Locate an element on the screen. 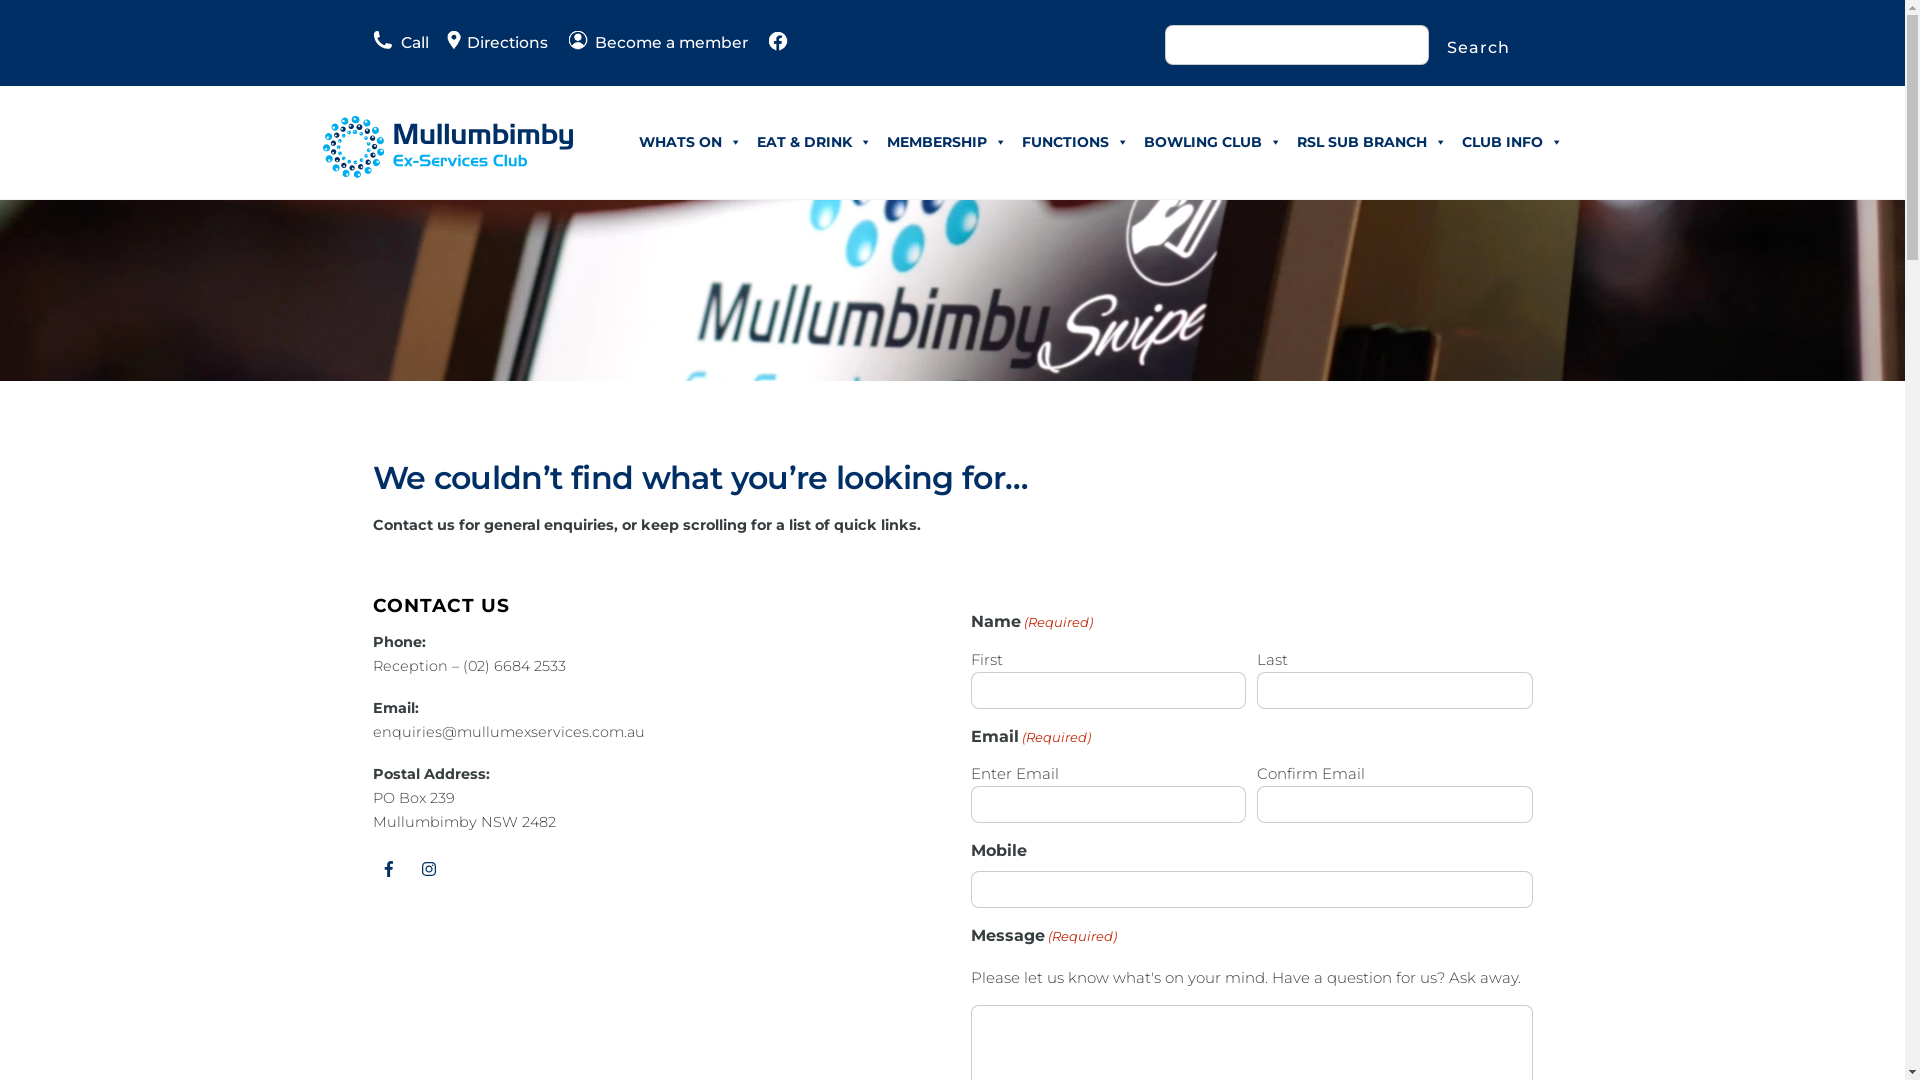 This screenshot has width=1920, height=1080. 'Instagram' is located at coordinates (429, 867).